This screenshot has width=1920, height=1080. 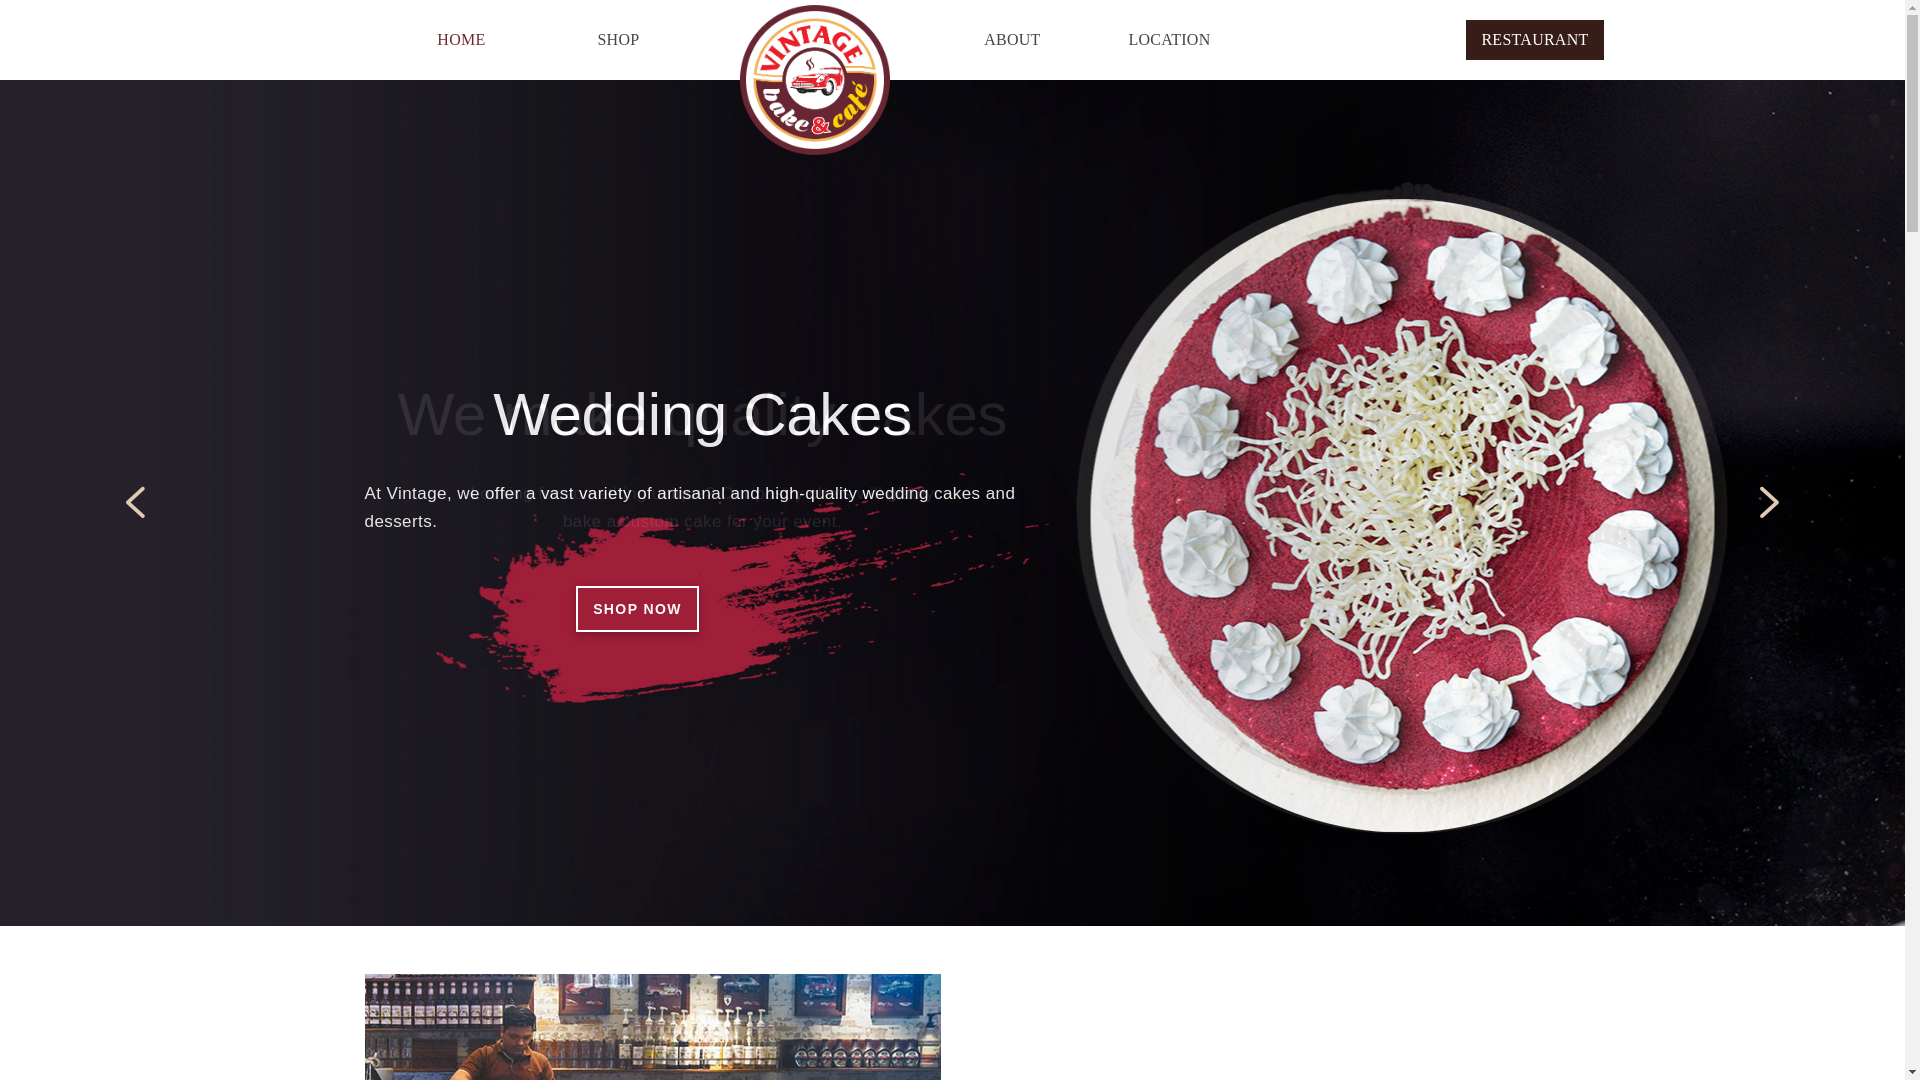 I want to click on 'SHOP', so click(x=617, y=39).